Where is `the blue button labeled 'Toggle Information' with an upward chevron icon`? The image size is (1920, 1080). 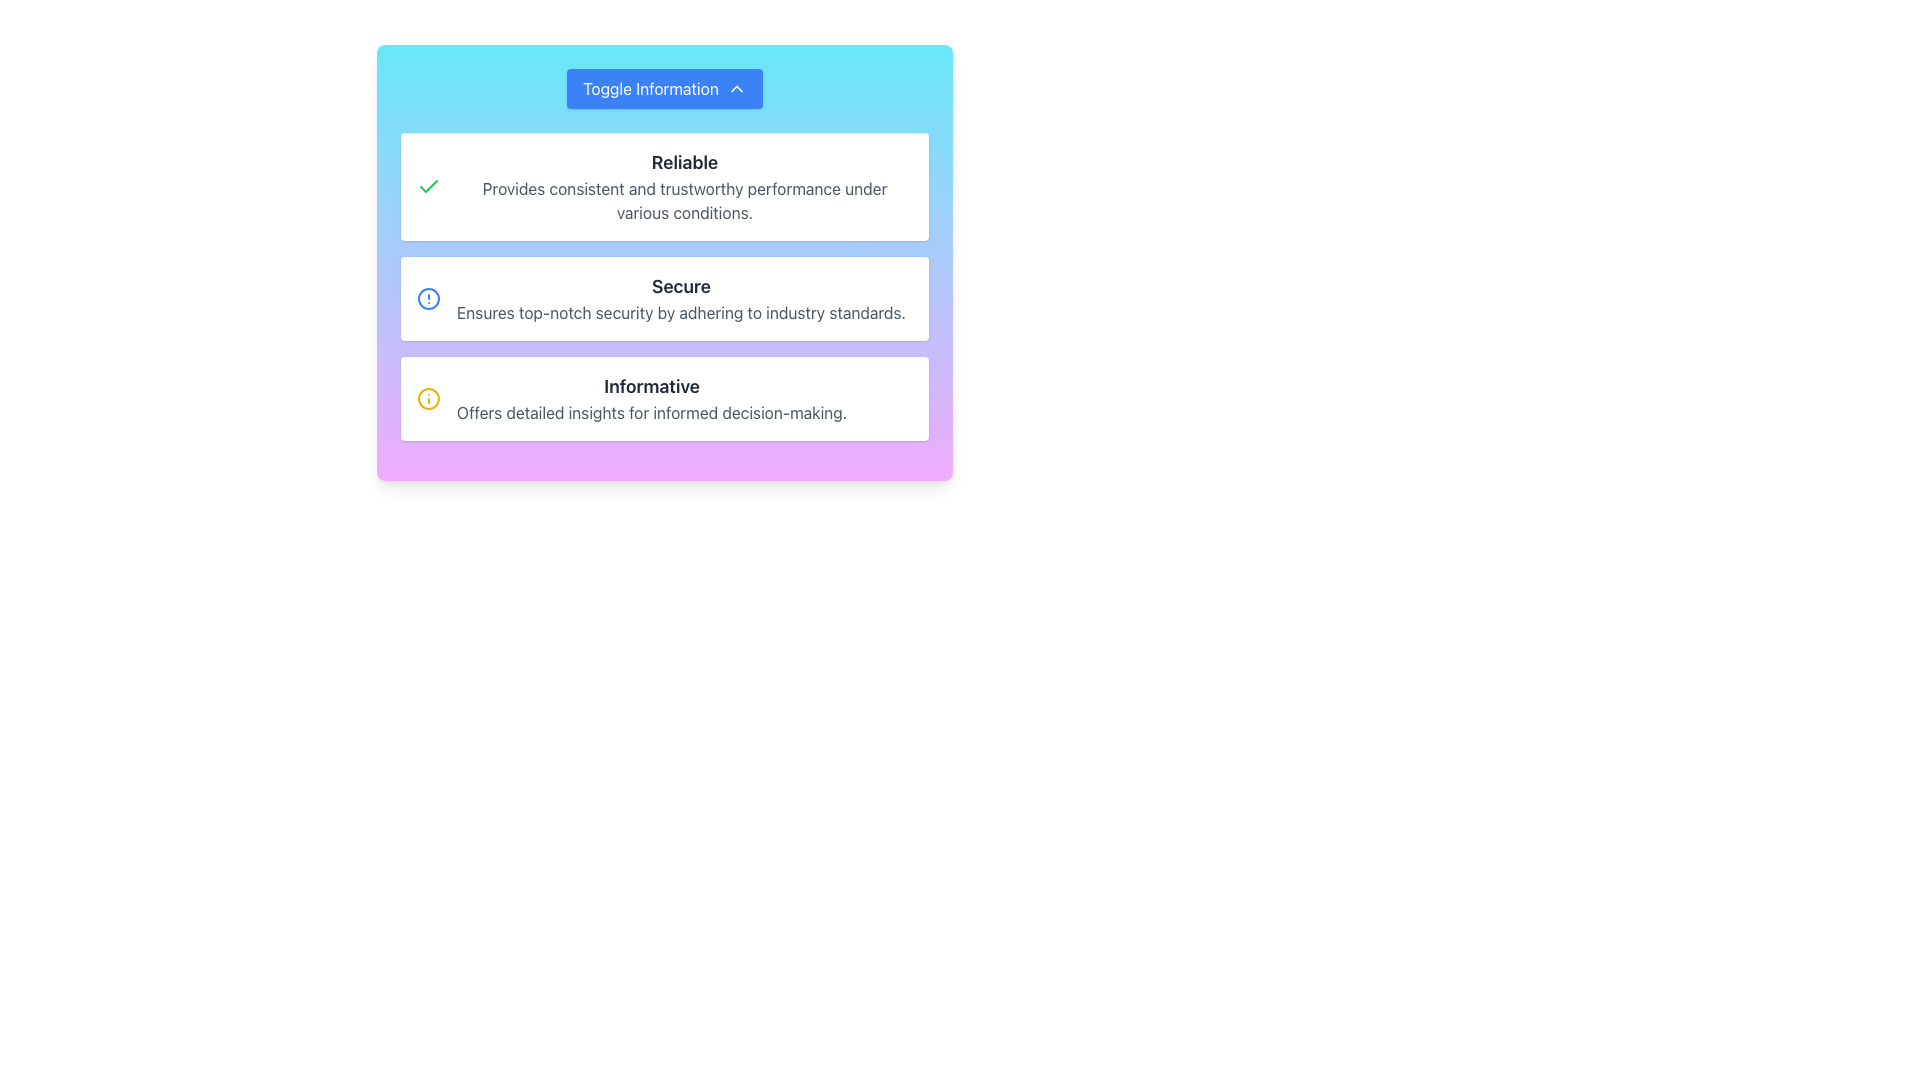 the blue button labeled 'Toggle Information' with an upward chevron icon is located at coordinates (665, 87).